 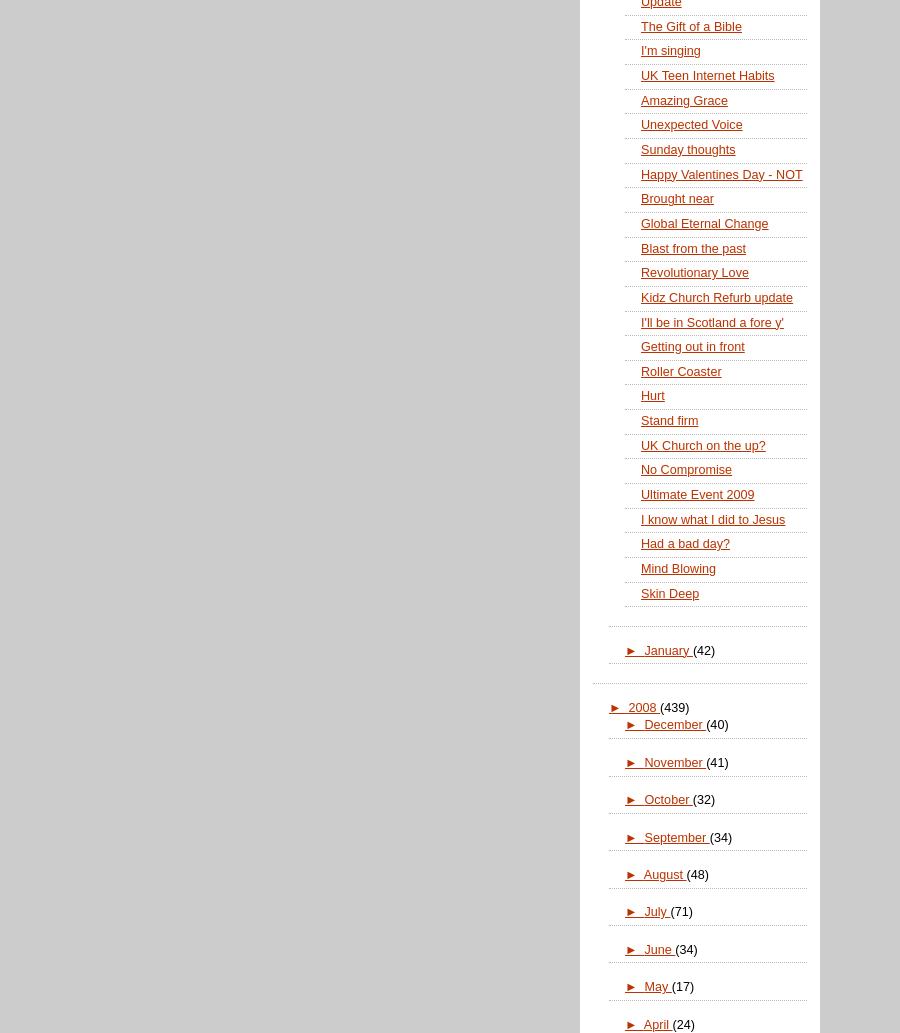 I want to click on 'Happy Valentines Day - NOT', so click(x=720, y=172).